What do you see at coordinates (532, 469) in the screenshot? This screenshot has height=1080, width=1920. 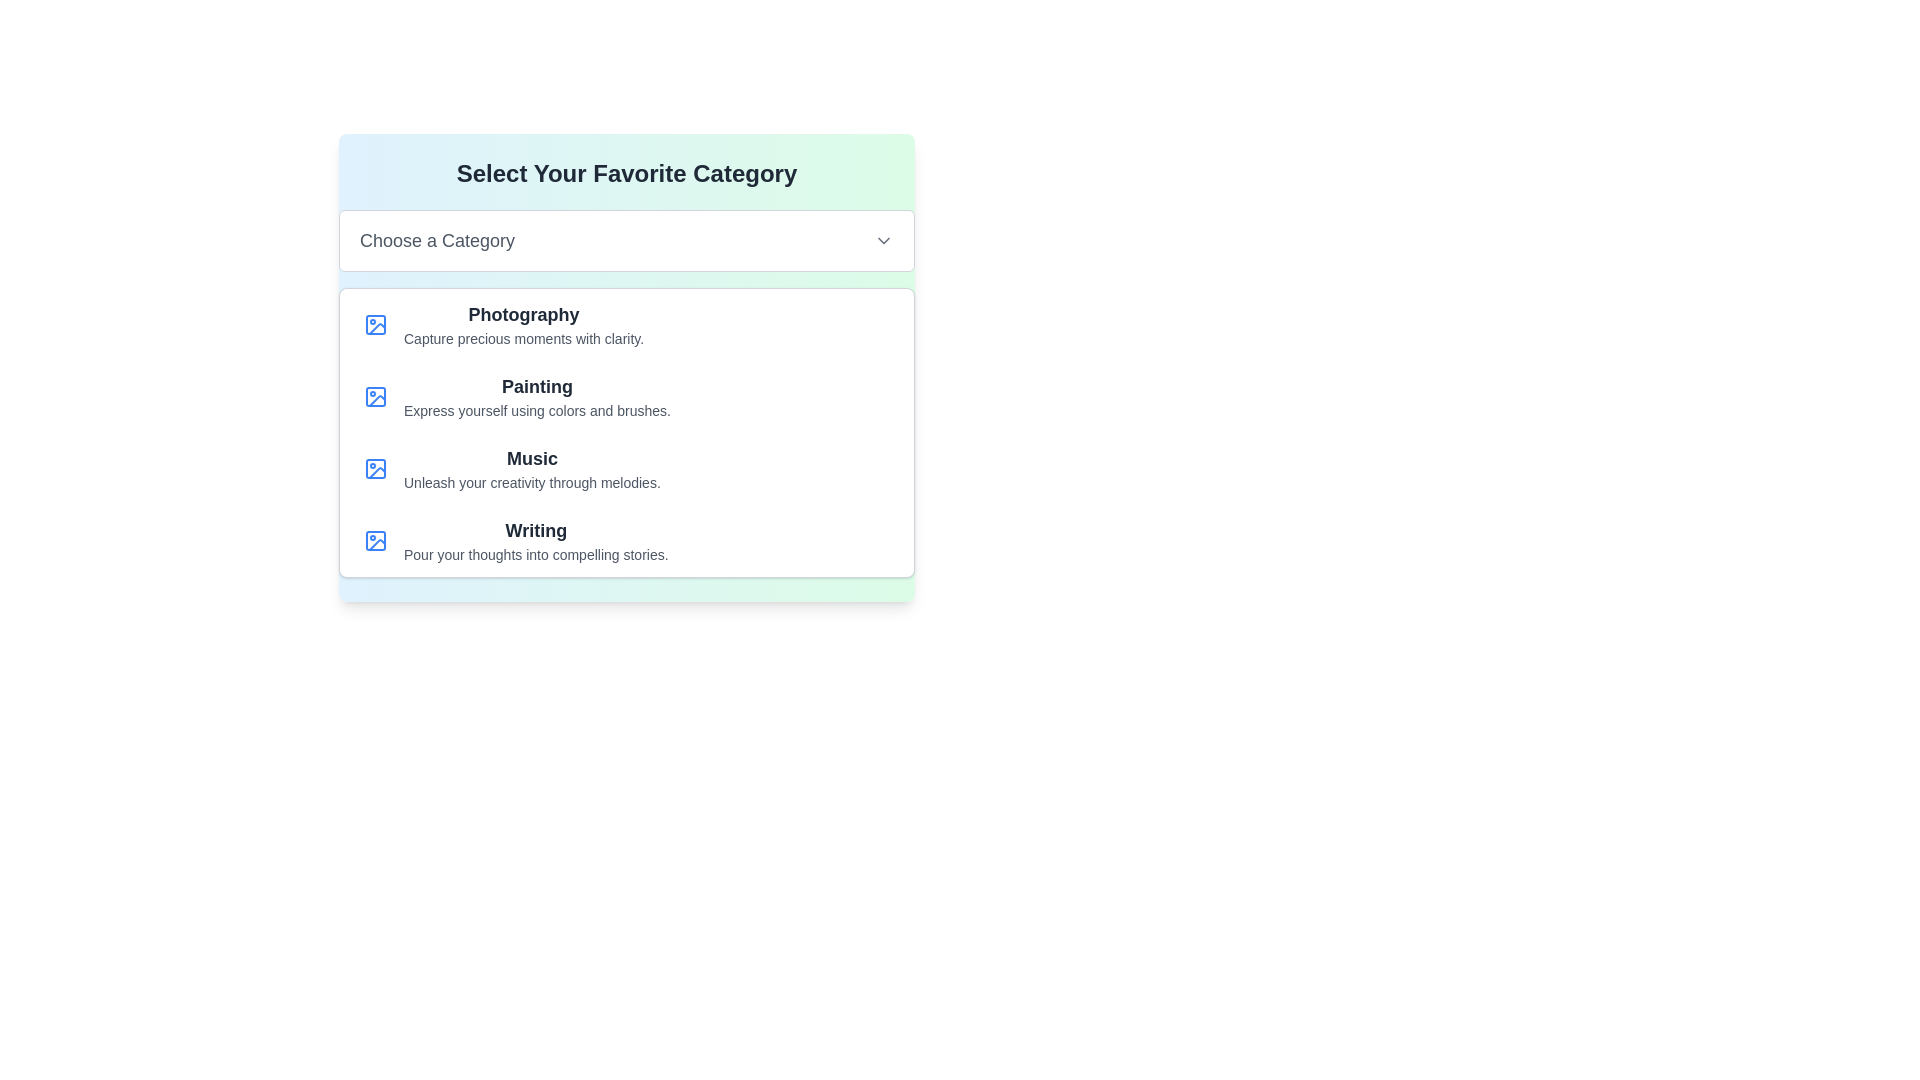 I see `the 'Music' category item, which includes a bold heading and a descriptive text` at bounding box center [532, 469].